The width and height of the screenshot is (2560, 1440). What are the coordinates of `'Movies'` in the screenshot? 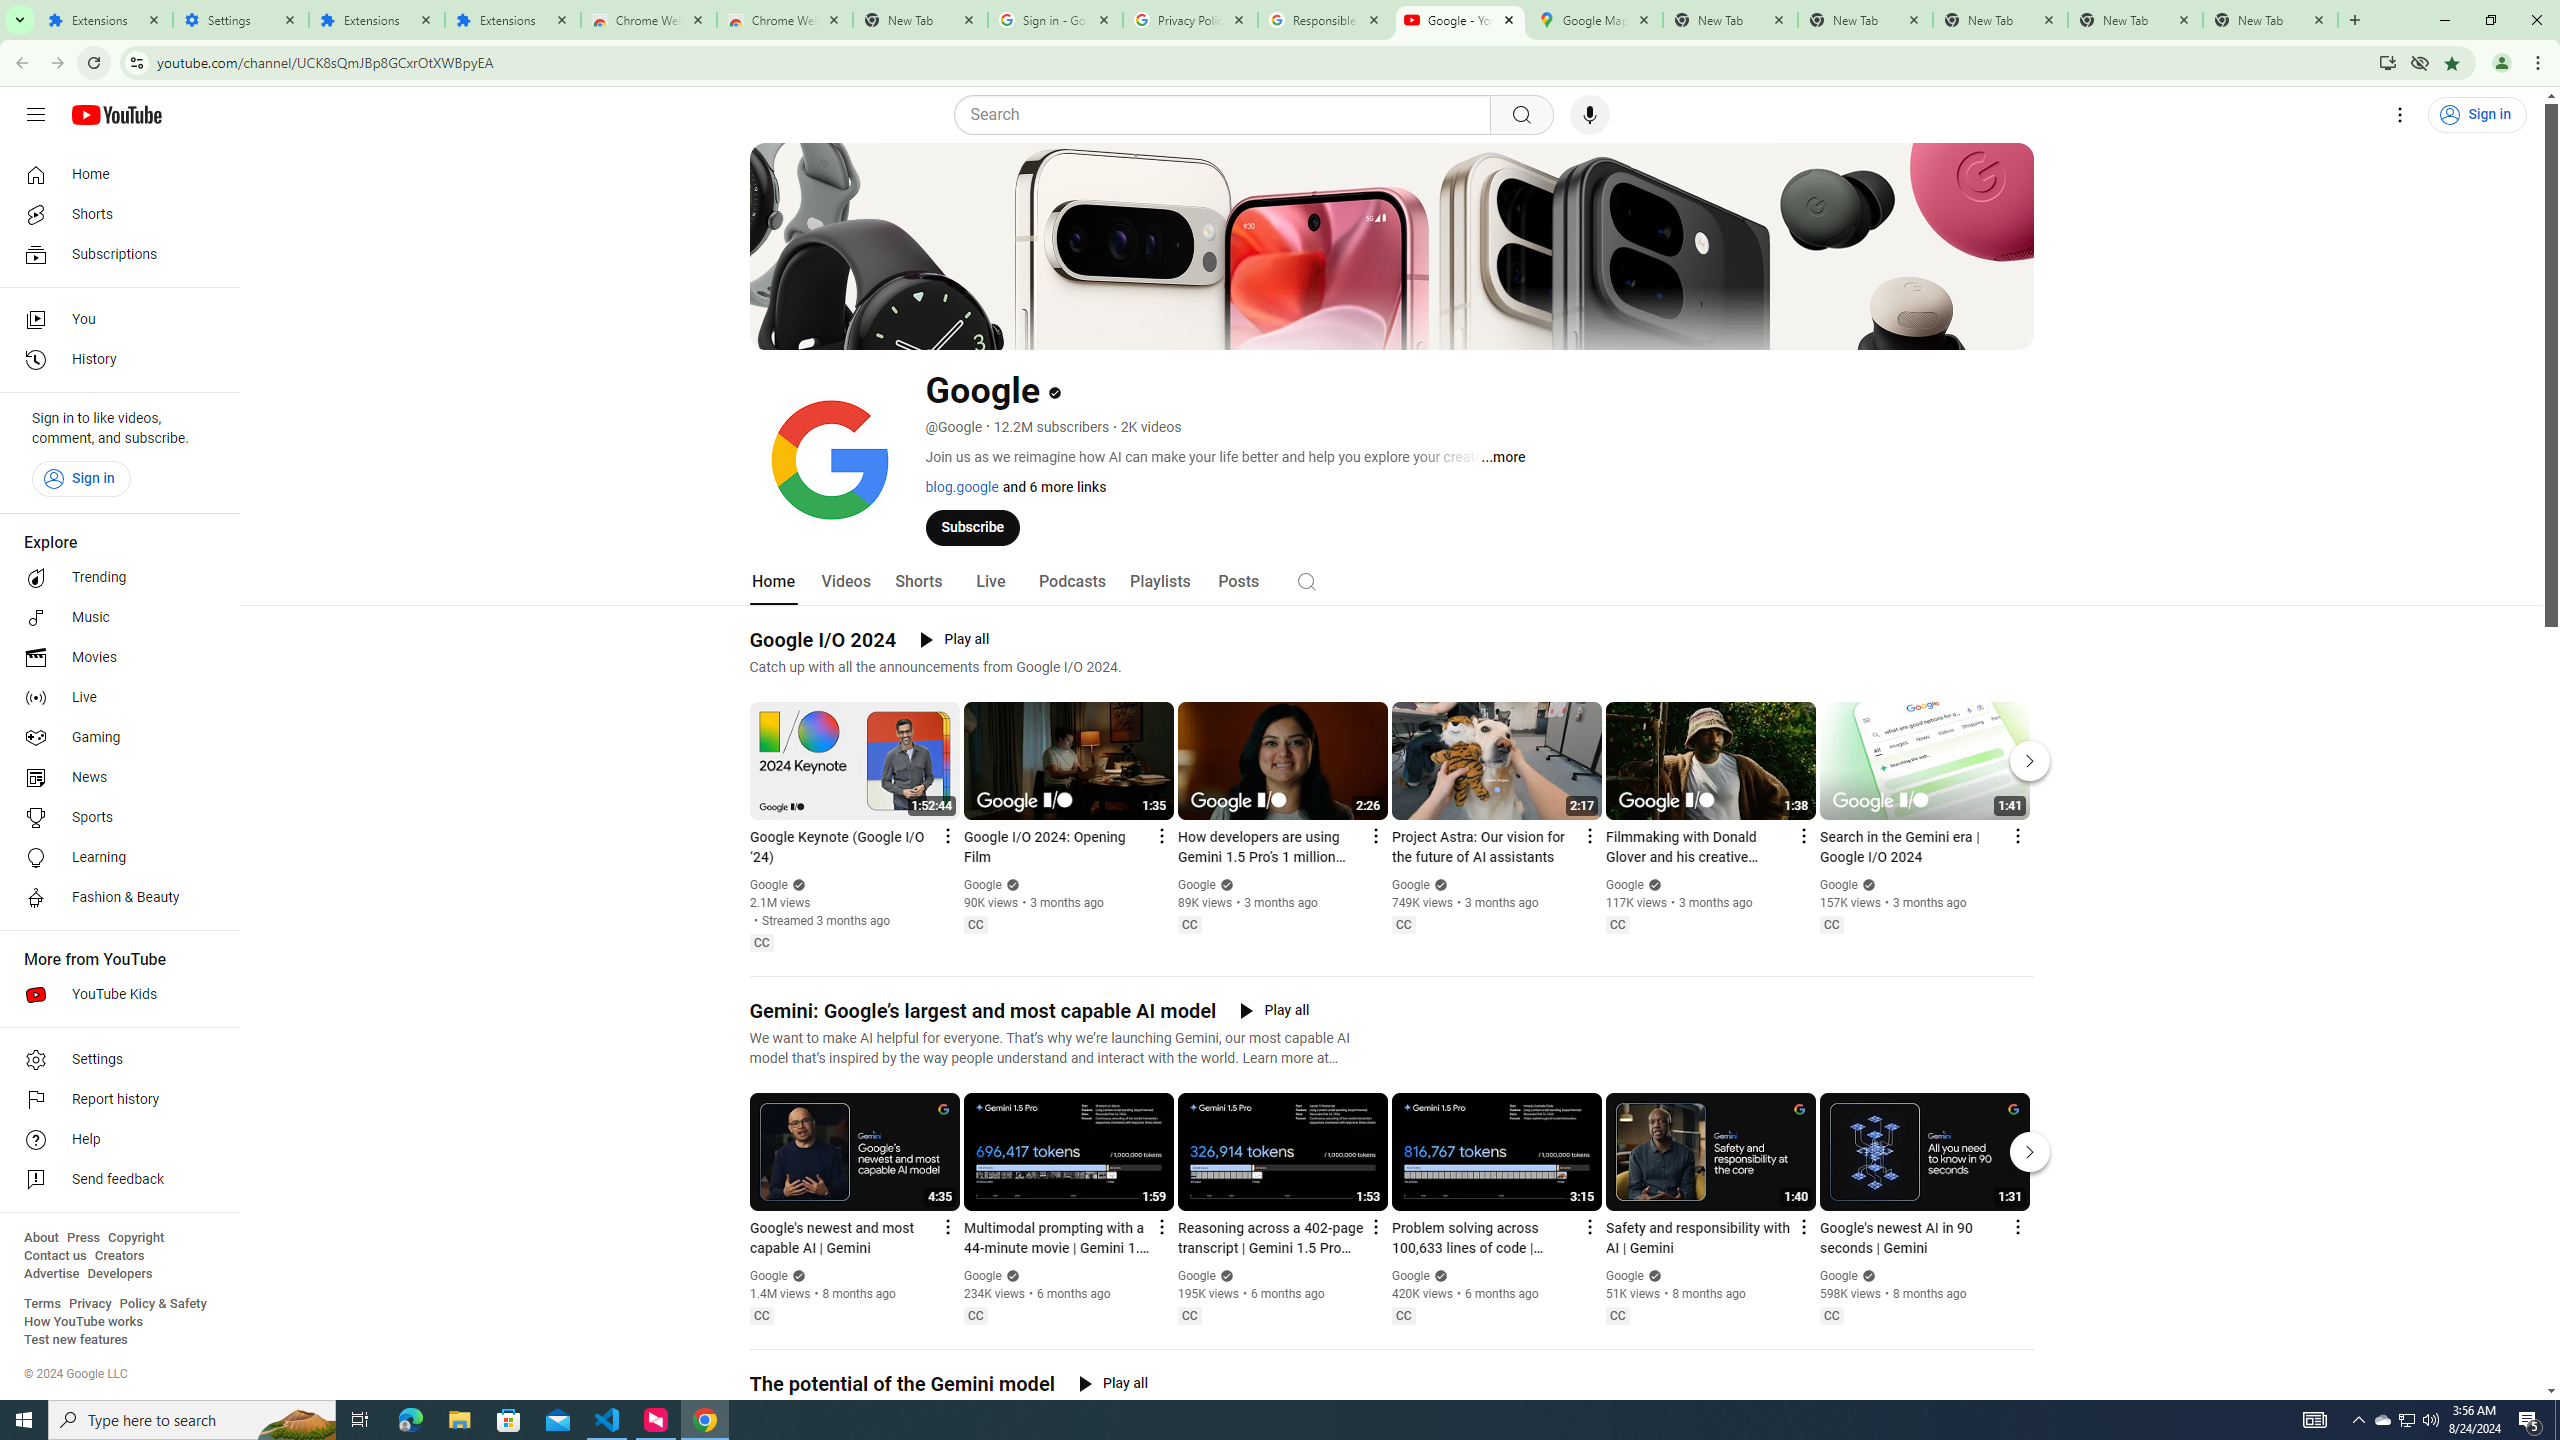 It's located at (113, 658).